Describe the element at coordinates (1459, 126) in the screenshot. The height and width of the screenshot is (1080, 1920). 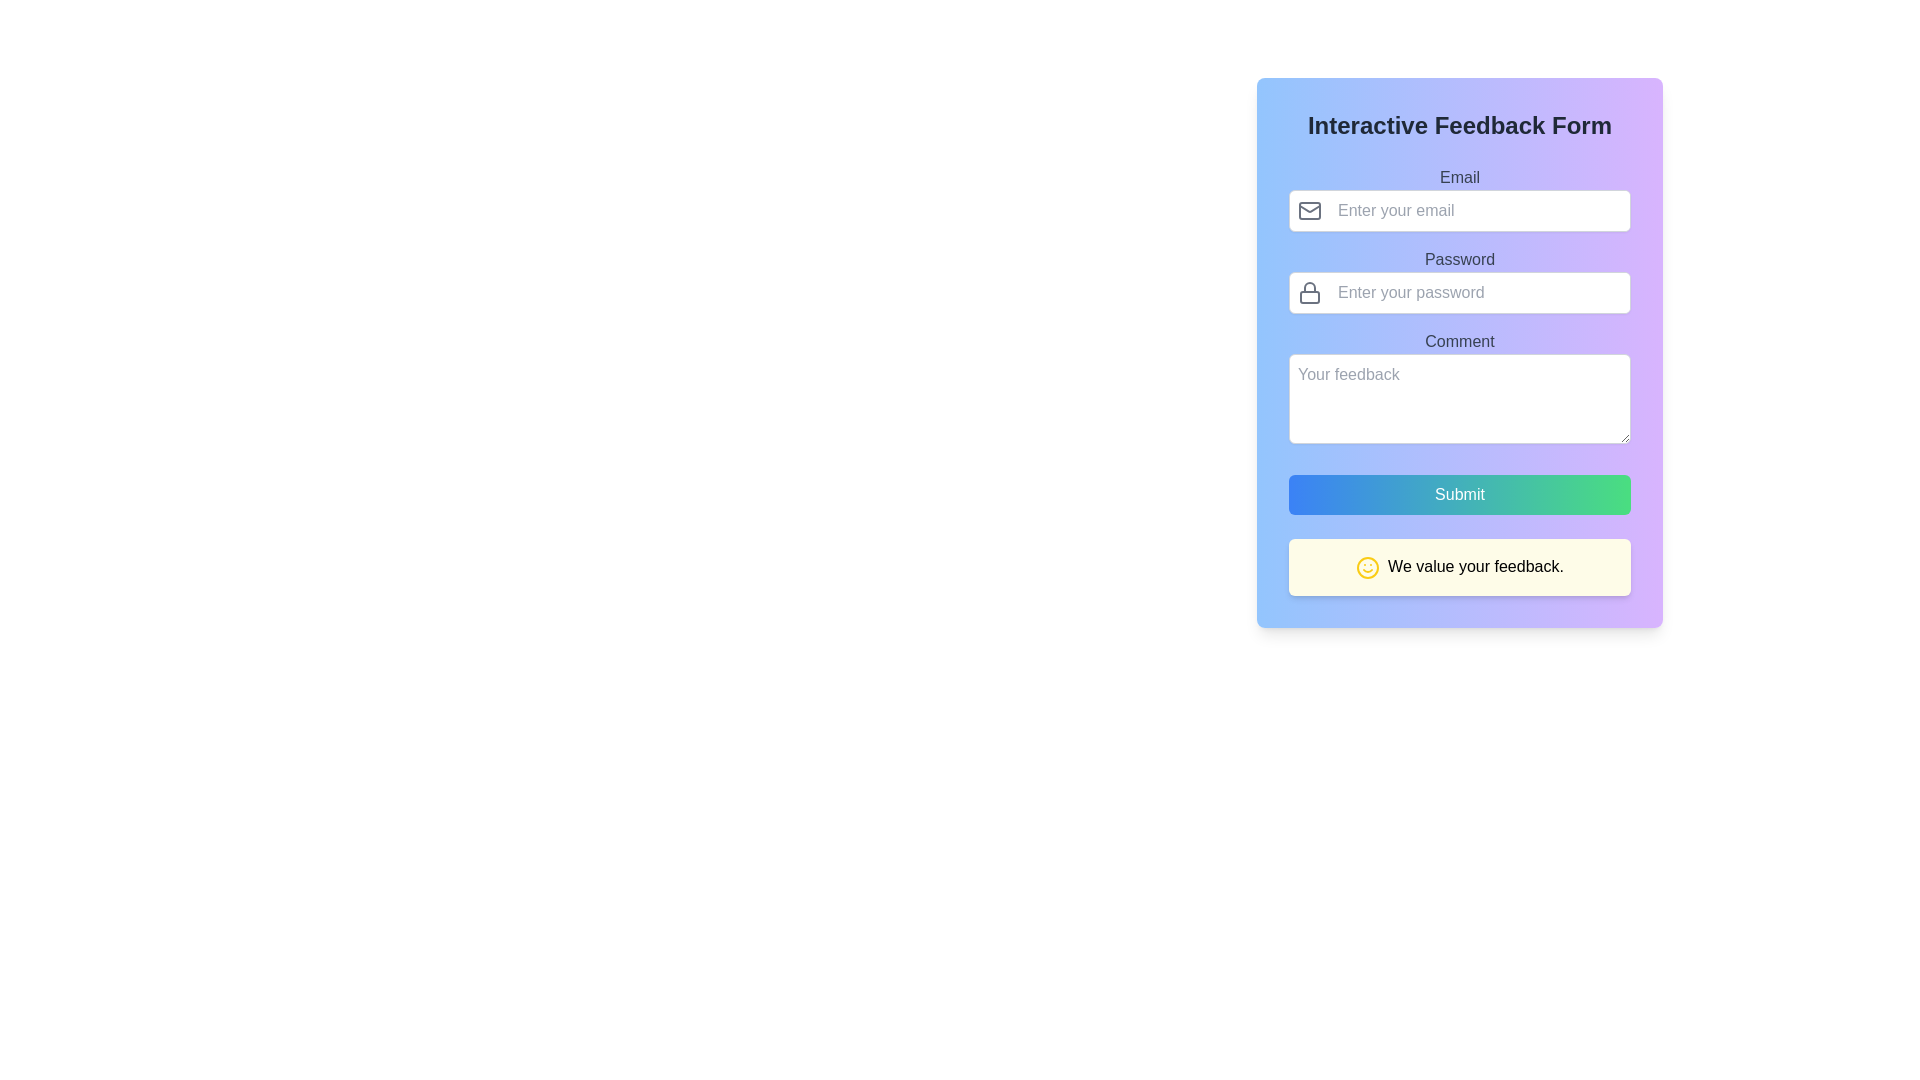
I see `the heading text element at the top of the feedback form, which serves as the title and provides context for the form` at that location.